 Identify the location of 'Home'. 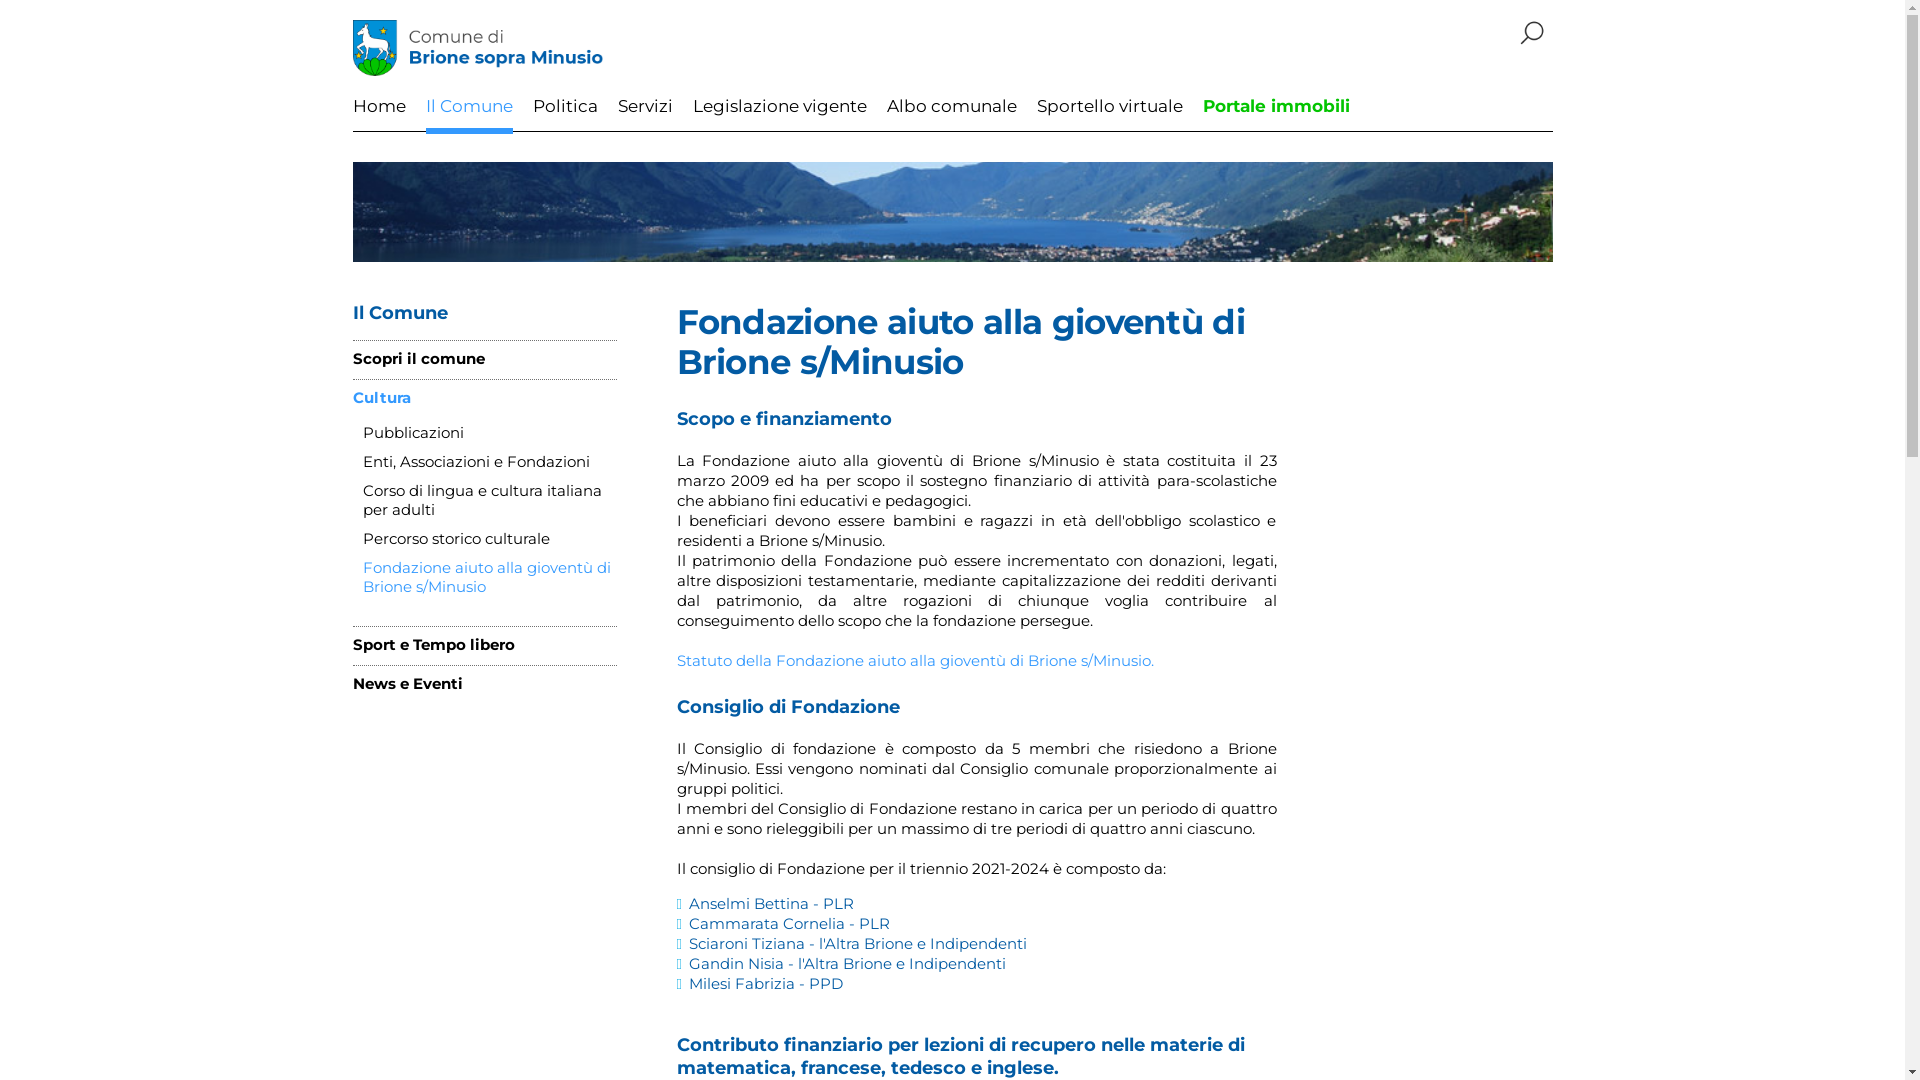
(378, 115).